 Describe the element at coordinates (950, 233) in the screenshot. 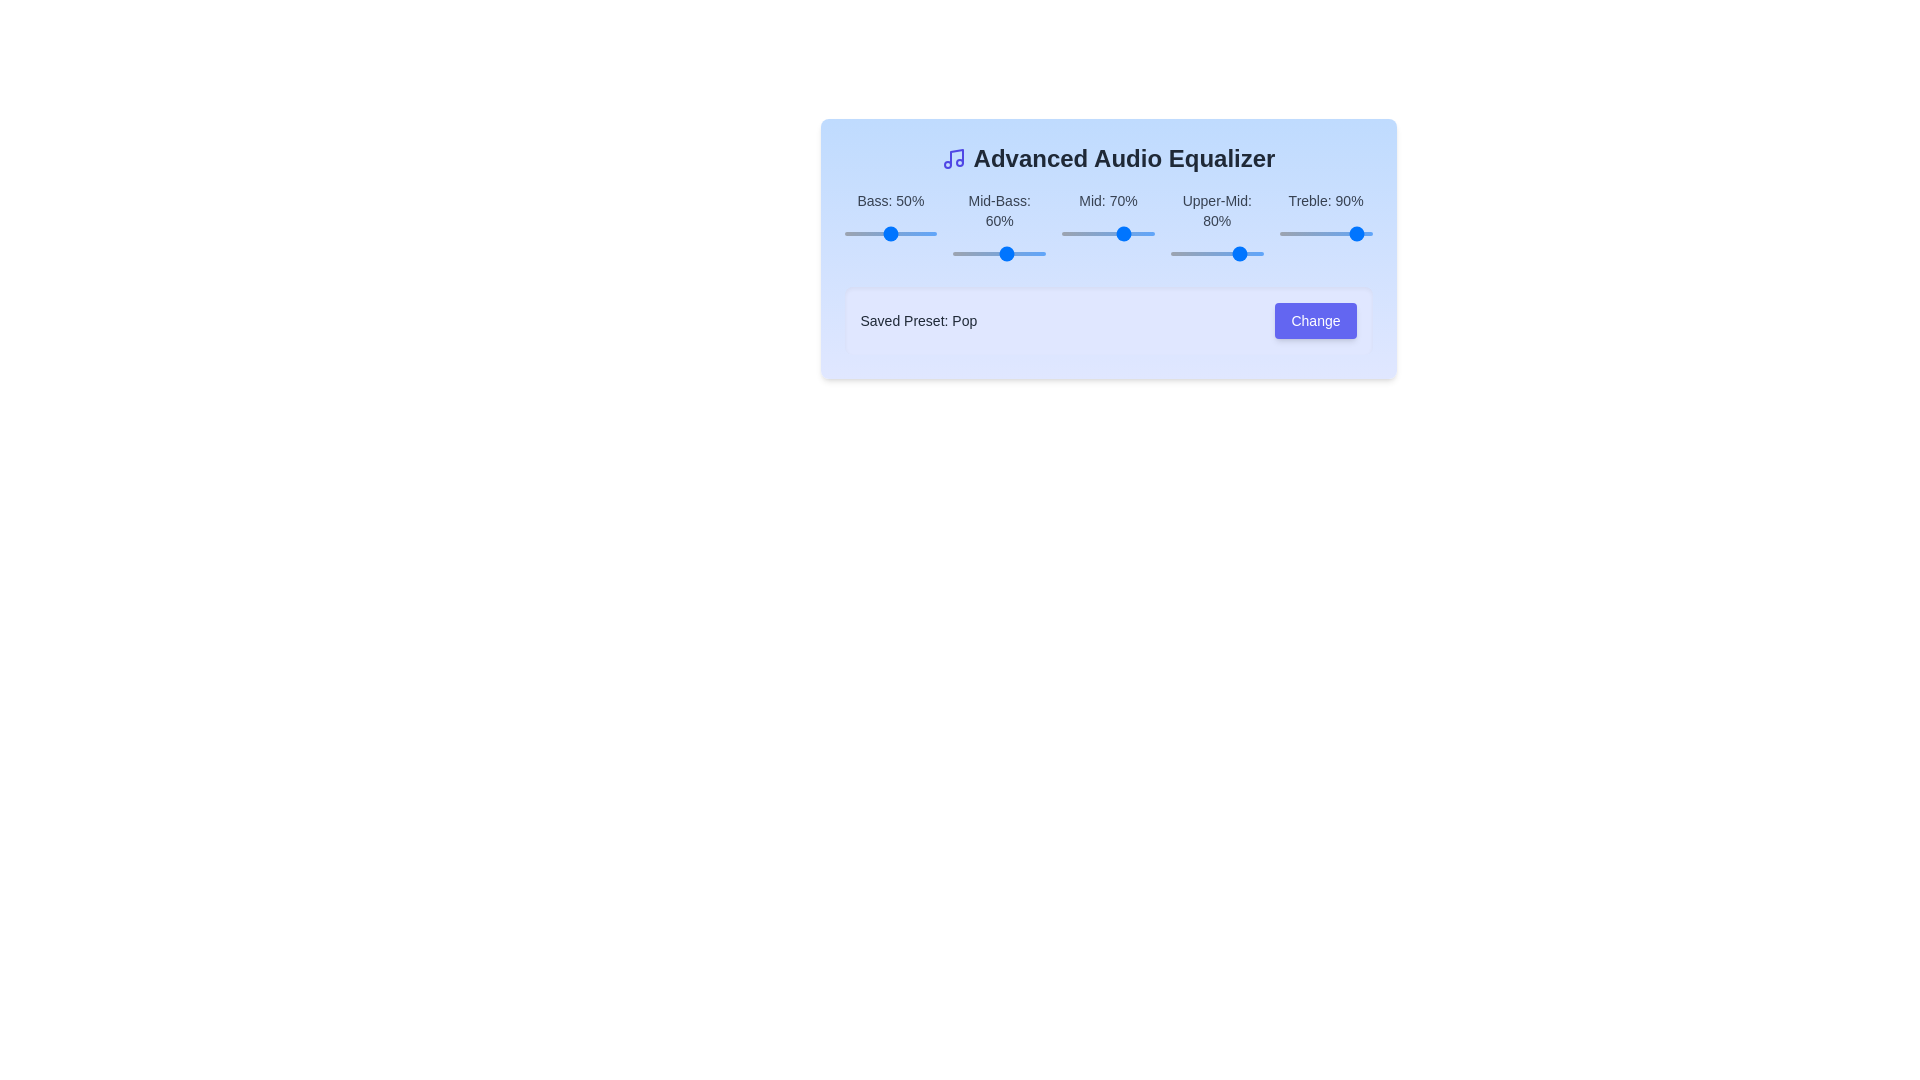

I see `the slider for the 0 band to 61%` at that location.